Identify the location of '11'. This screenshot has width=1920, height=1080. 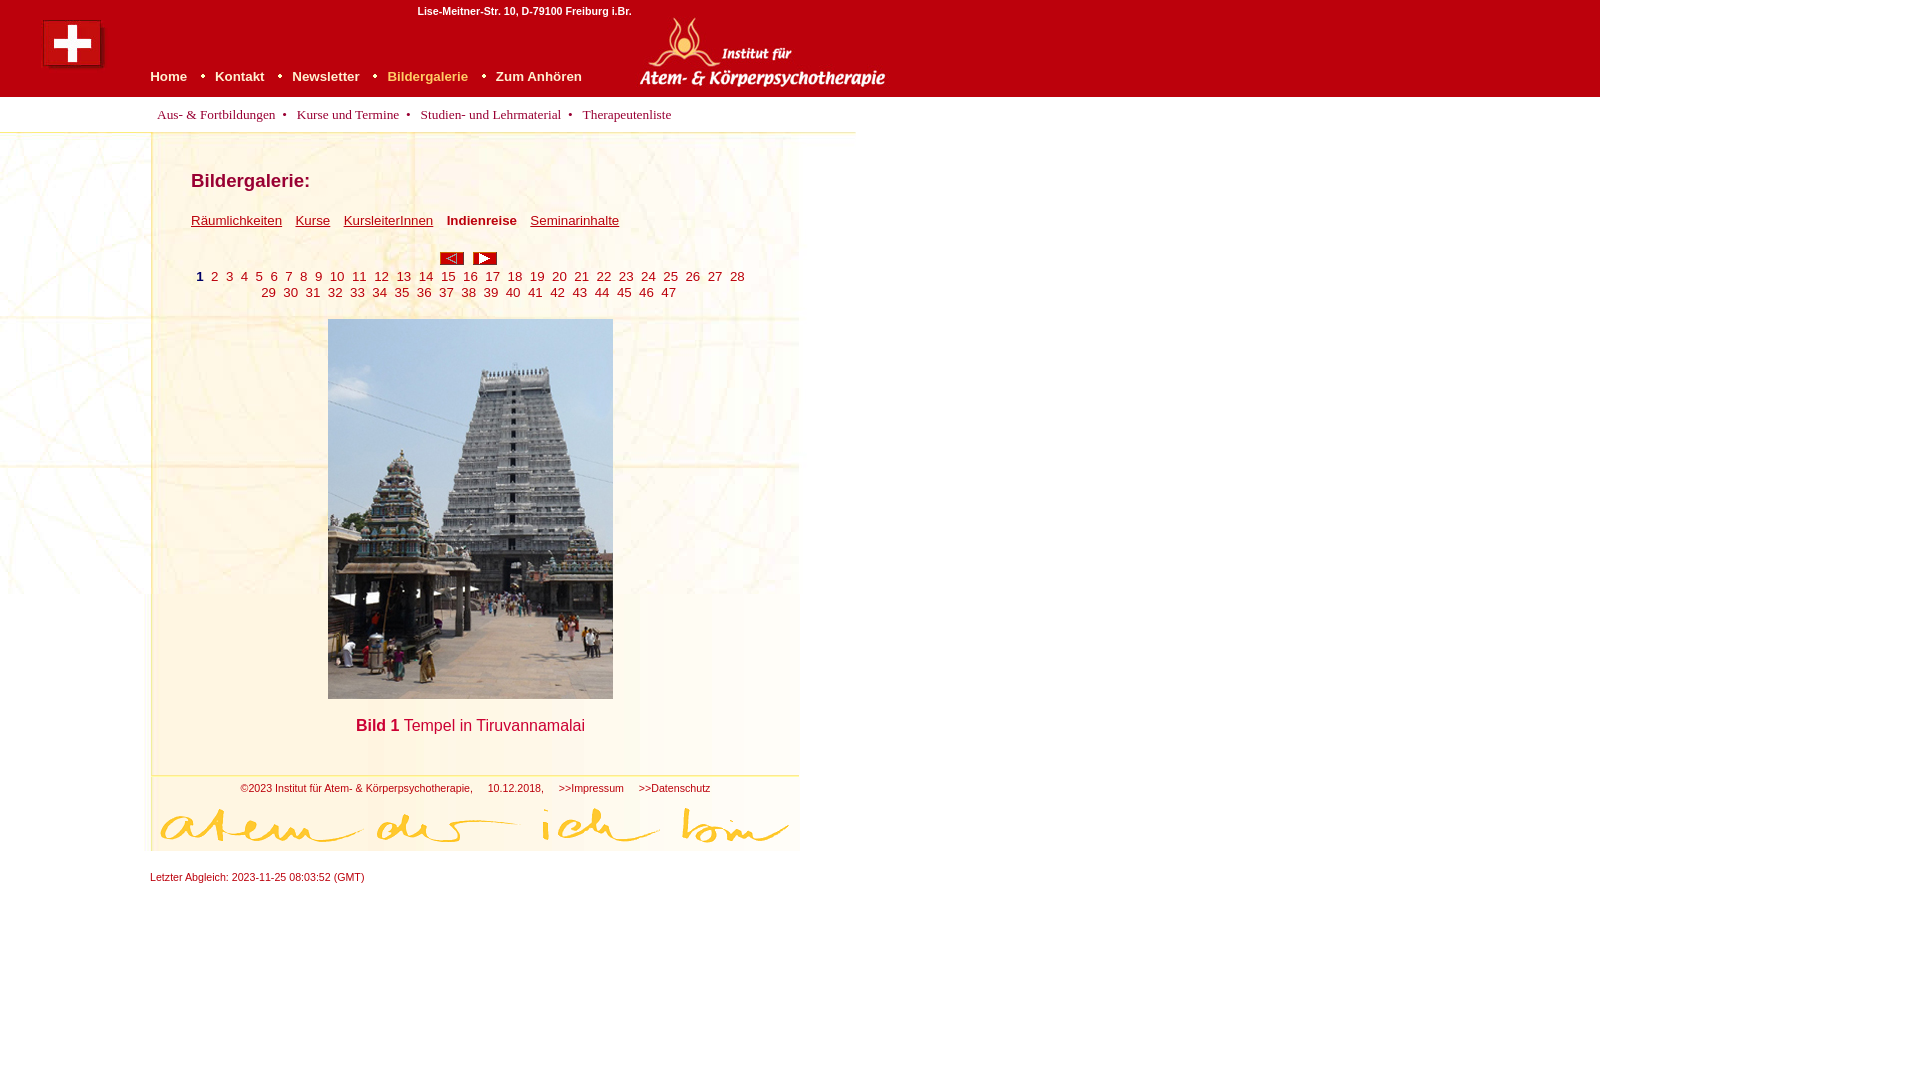
(359, 276).